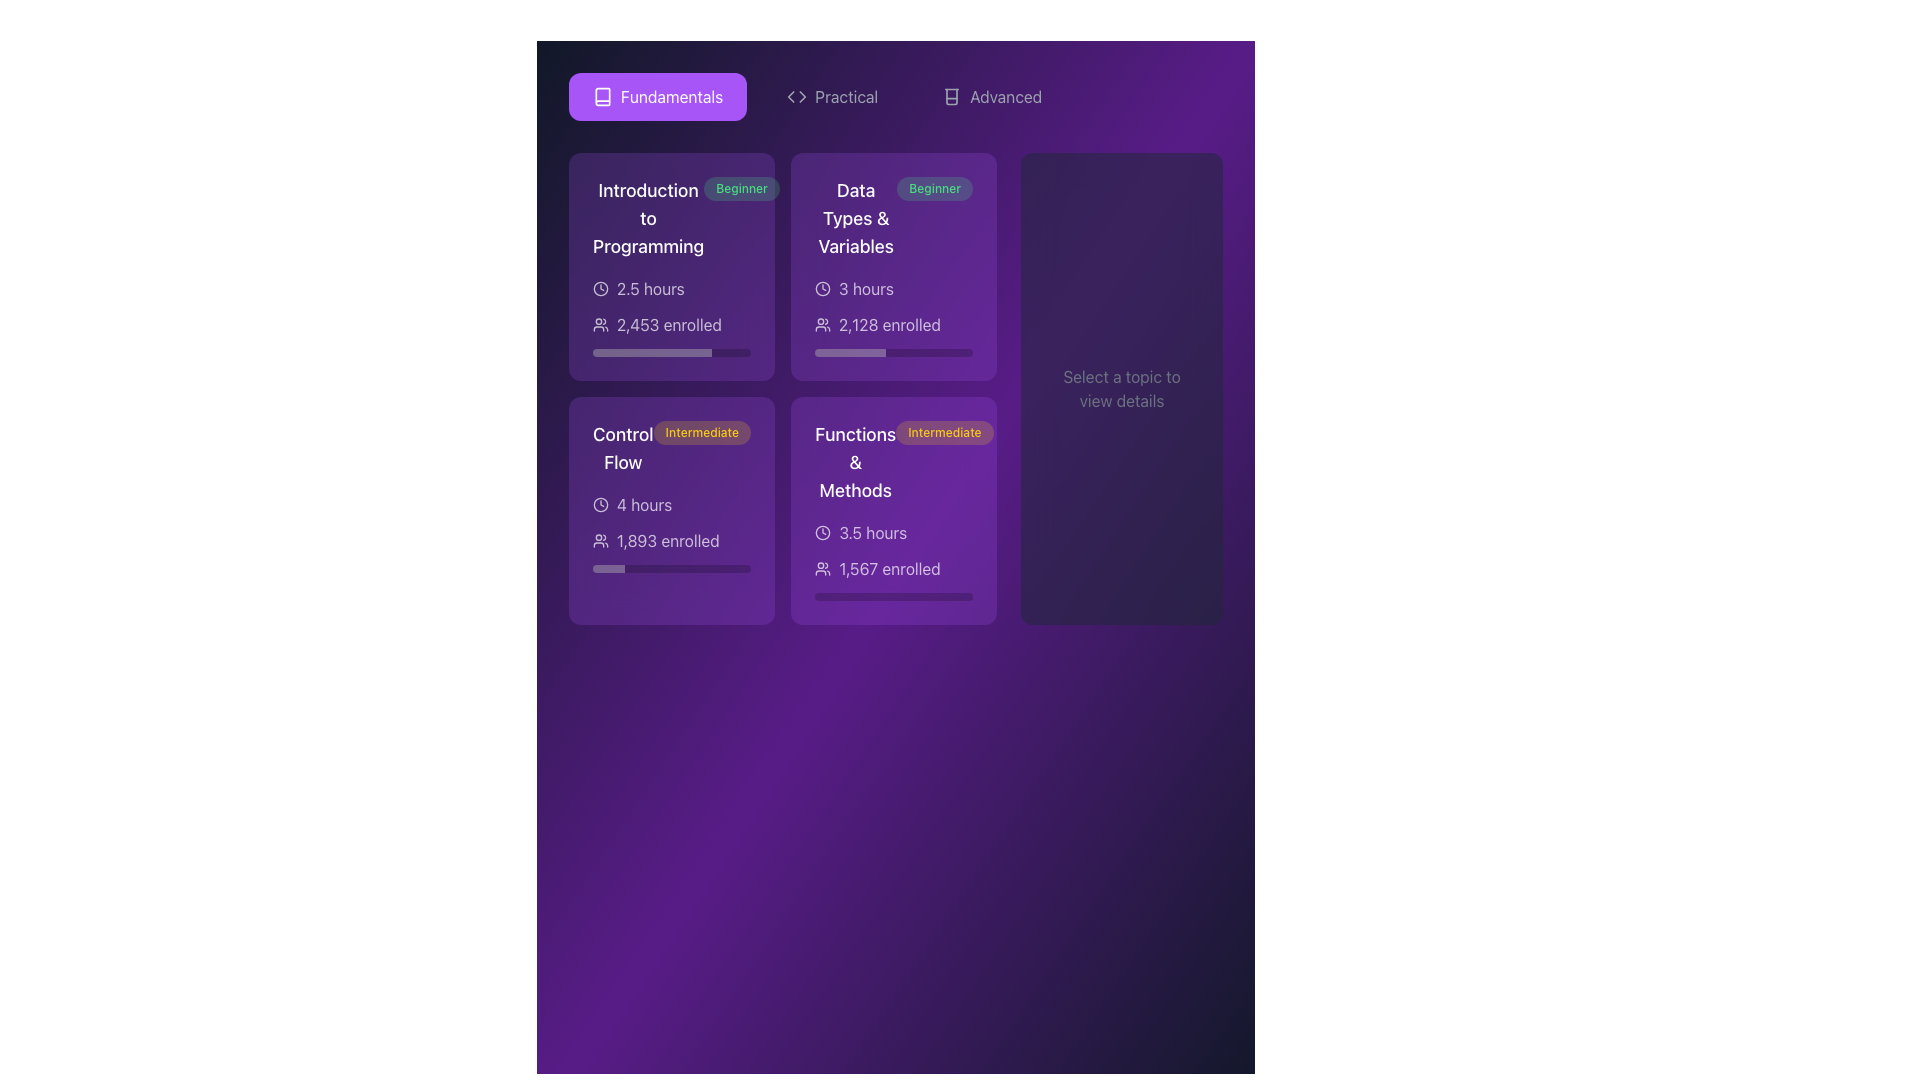  I want to click on difficulty level label located within the 'Control Flow' card, positioned to the right of the card title in the lower-left quadrant of the grid layout, so click(702, 431).